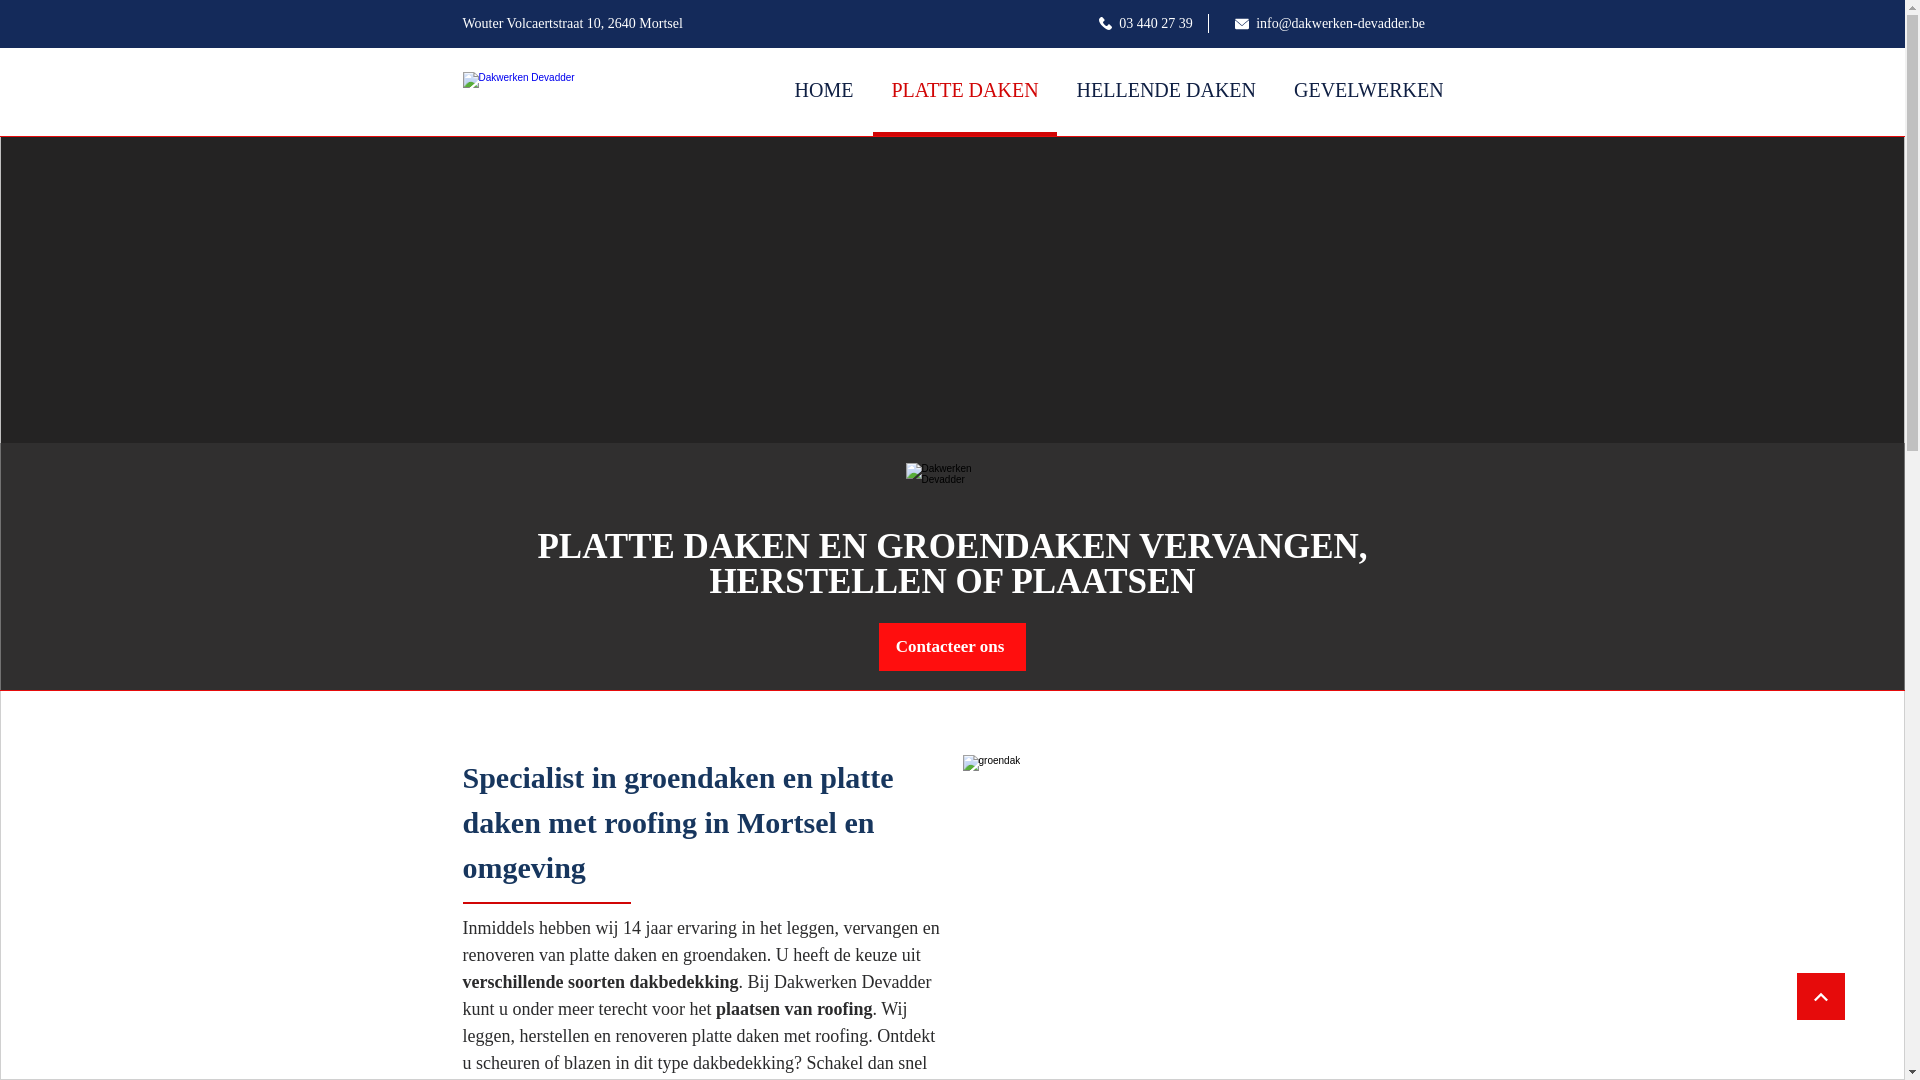 Image resolution: width=1920 pixels, height=1080 pixels. What do you see at coordinates (823, 92) in the screenshot?
I see `'HOME'` at bounding box center [823, 92].